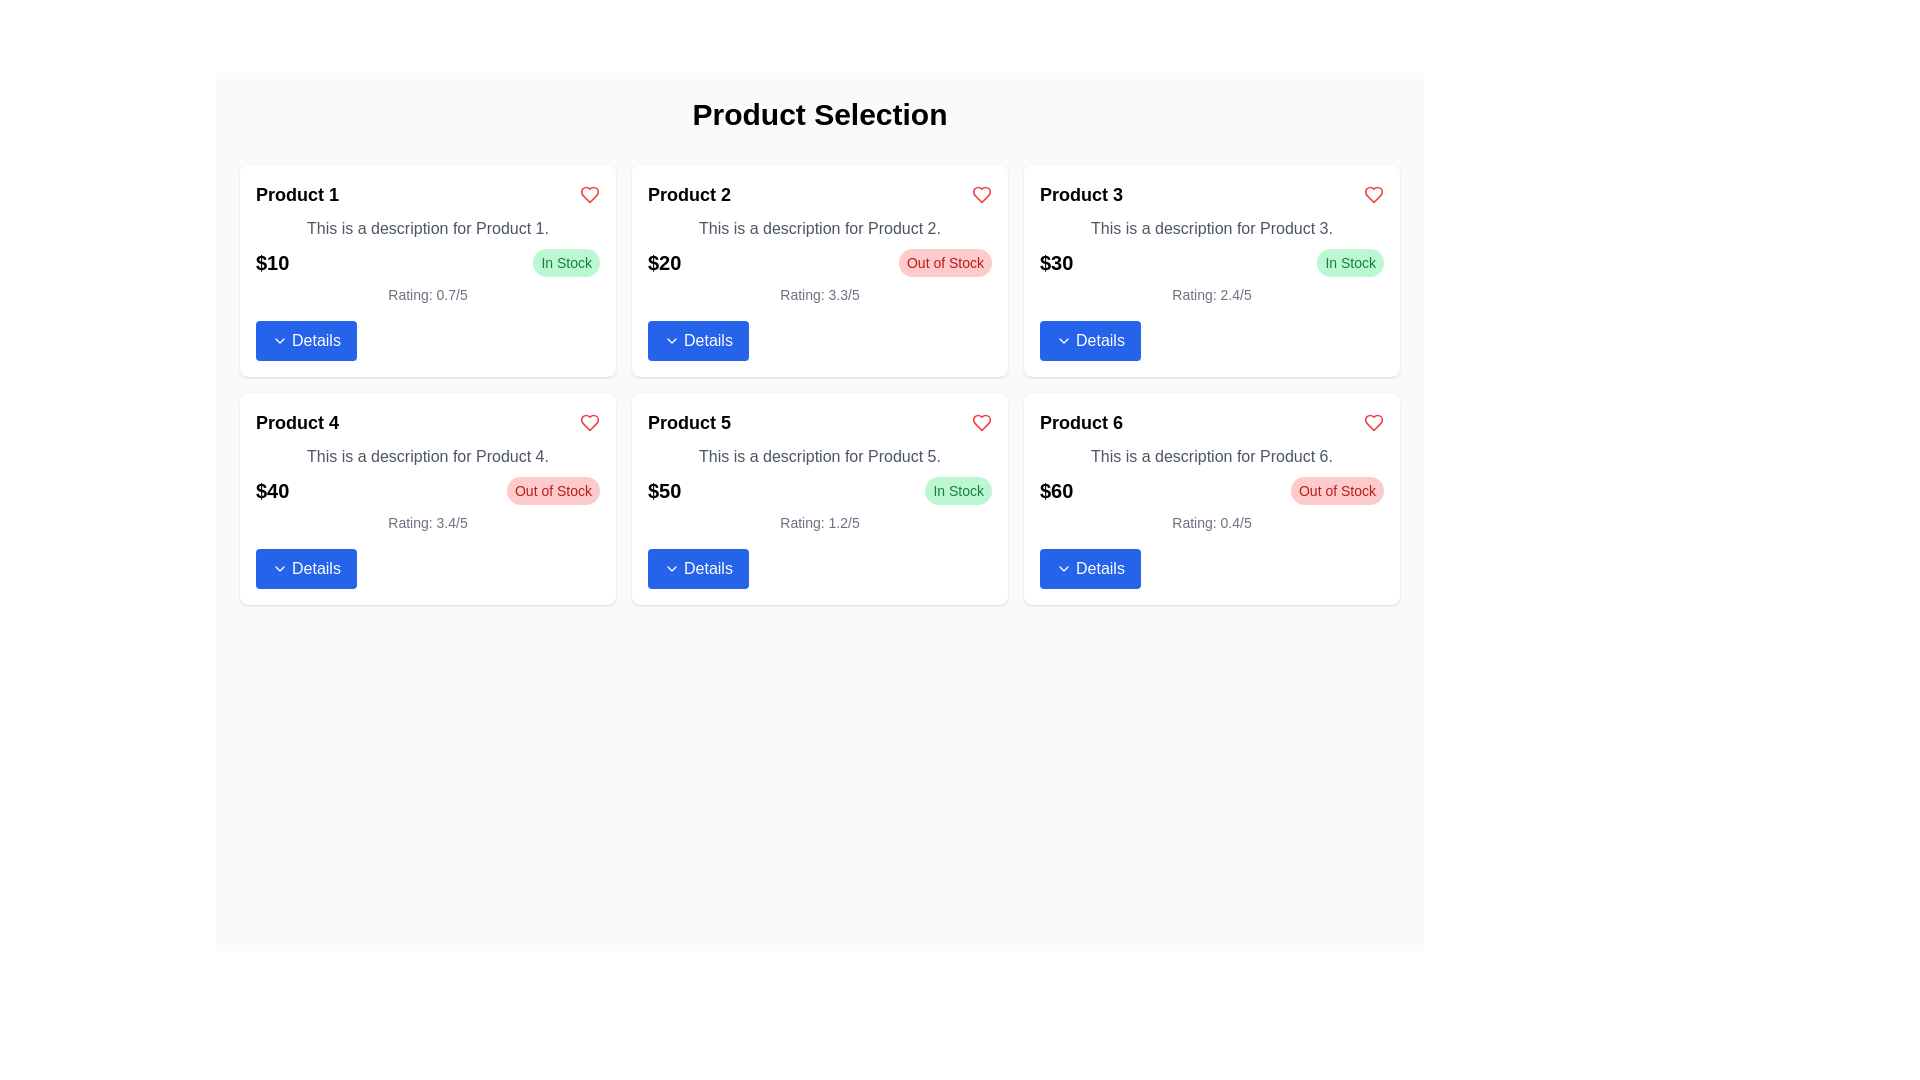  What do you see at coordinates (982, 195) in the screenshot?
I see `the red outlined heart icon button in the top-right corner of the card for 'Product 2'` at bounding box center [982, 195].